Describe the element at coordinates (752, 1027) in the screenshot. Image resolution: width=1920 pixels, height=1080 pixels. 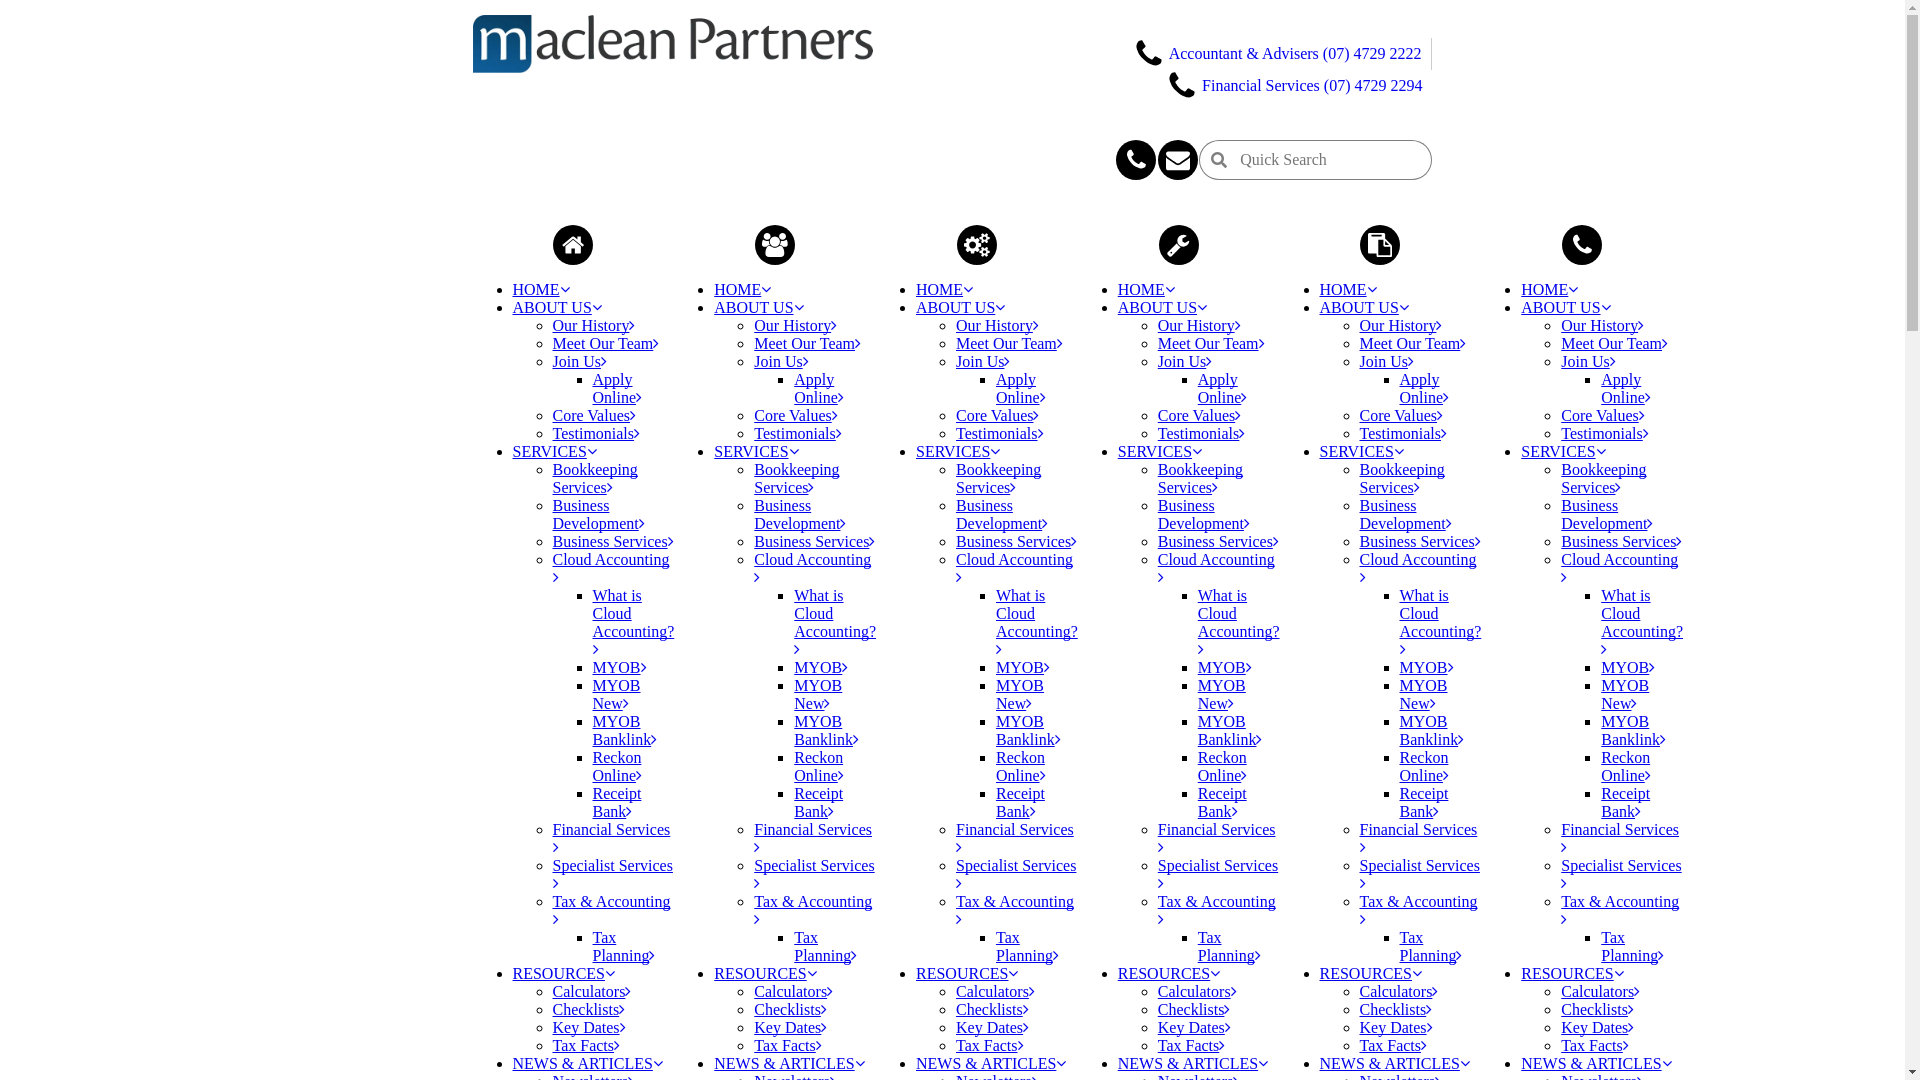
I see `'Key Dates'` at that location.